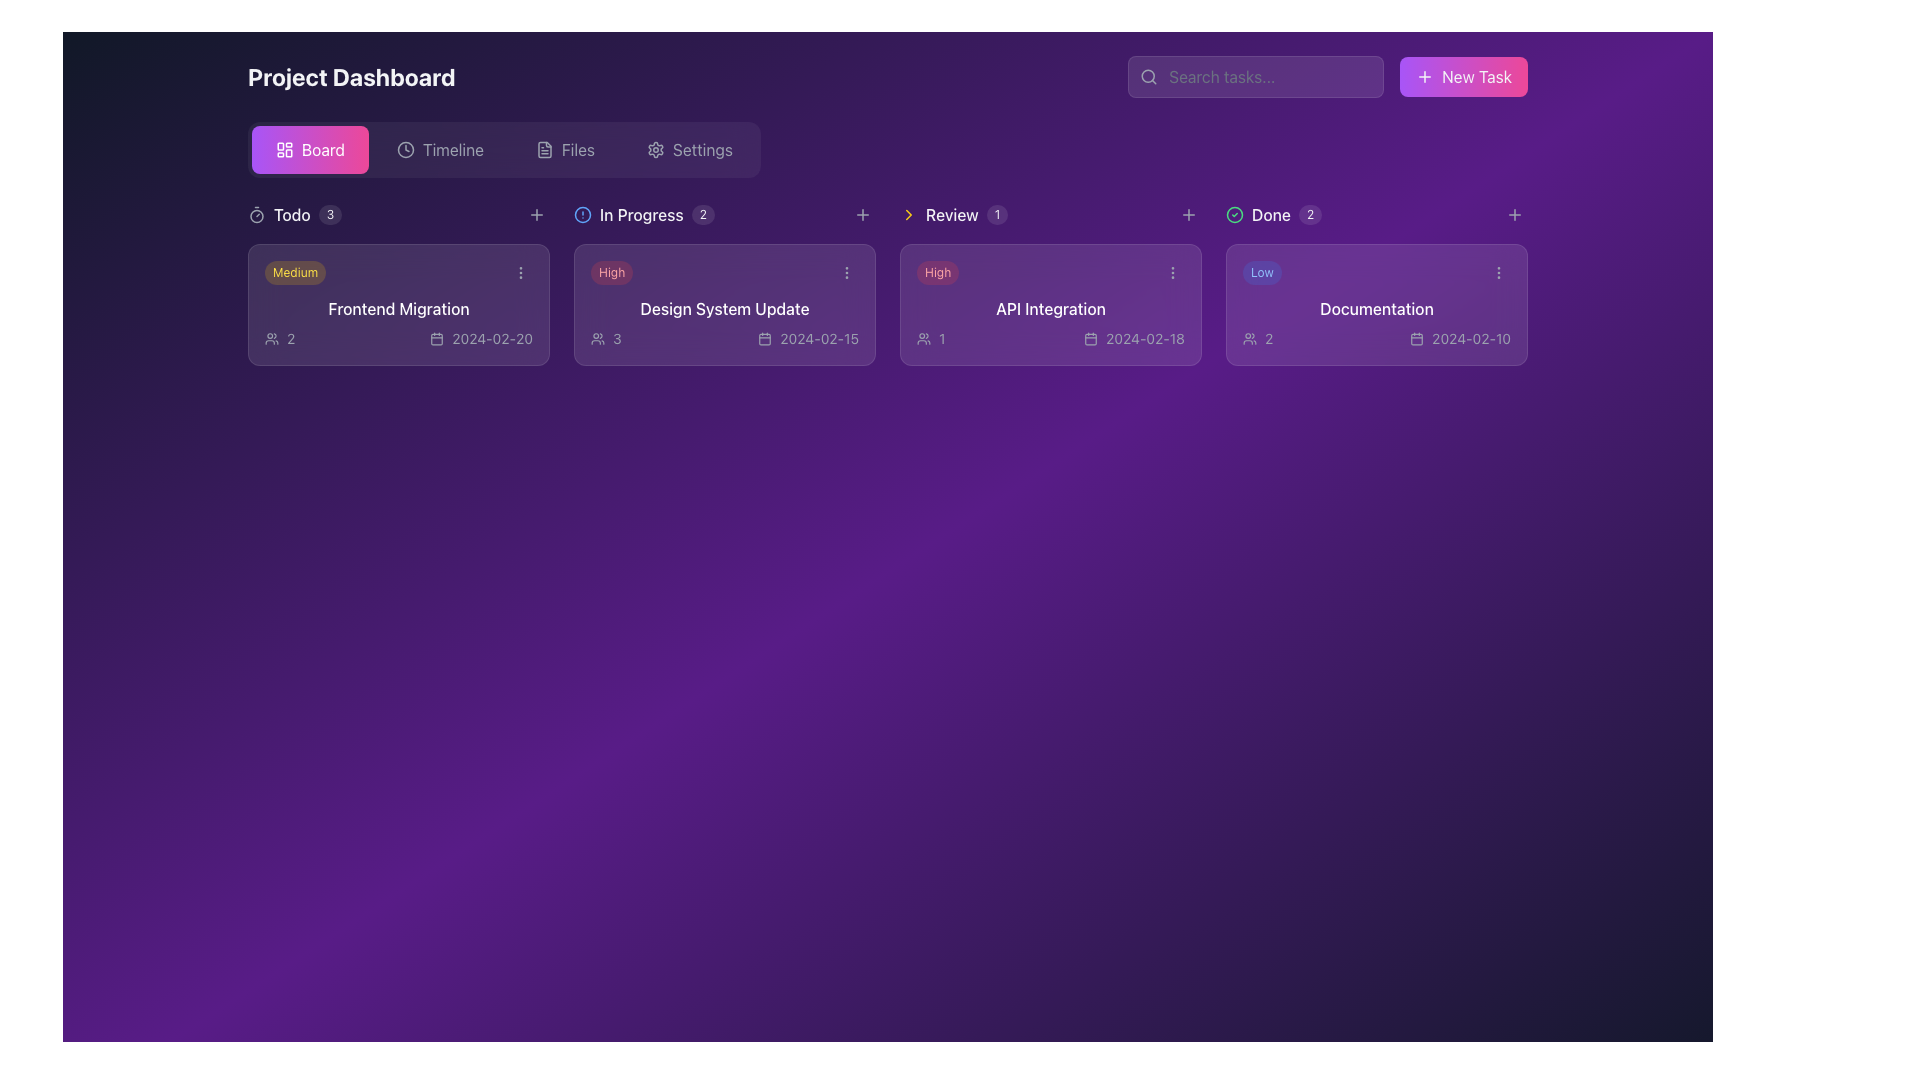 This screenshot has height=1080, width=1920. Describe the element at coordinates (1090, 338) in the screenshot. I see `the calendar icon styled in an outlined format with a gray color, located to the left of the text '2024-02-18' within the 'API Integration' card under the 'Review' category` at that location.